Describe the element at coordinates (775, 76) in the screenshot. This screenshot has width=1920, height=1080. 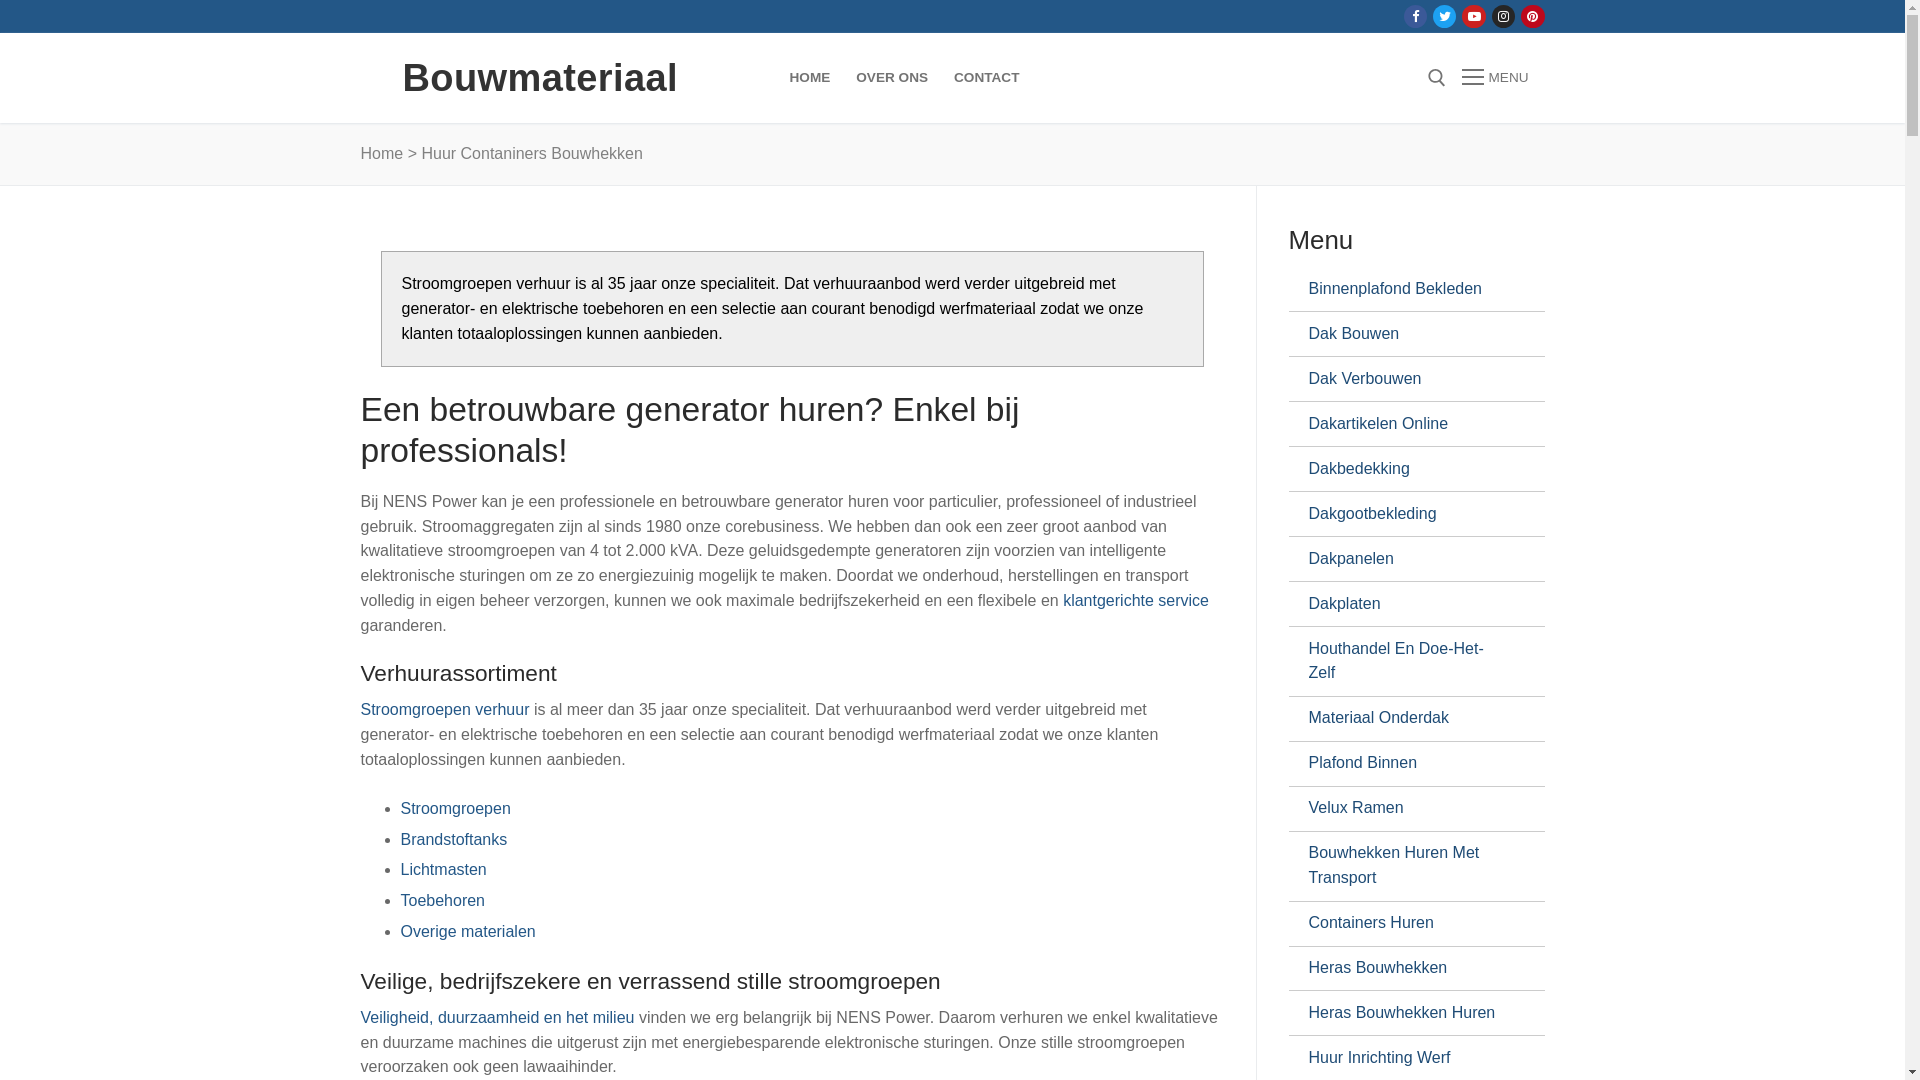
I see `'HOME'` at that location.